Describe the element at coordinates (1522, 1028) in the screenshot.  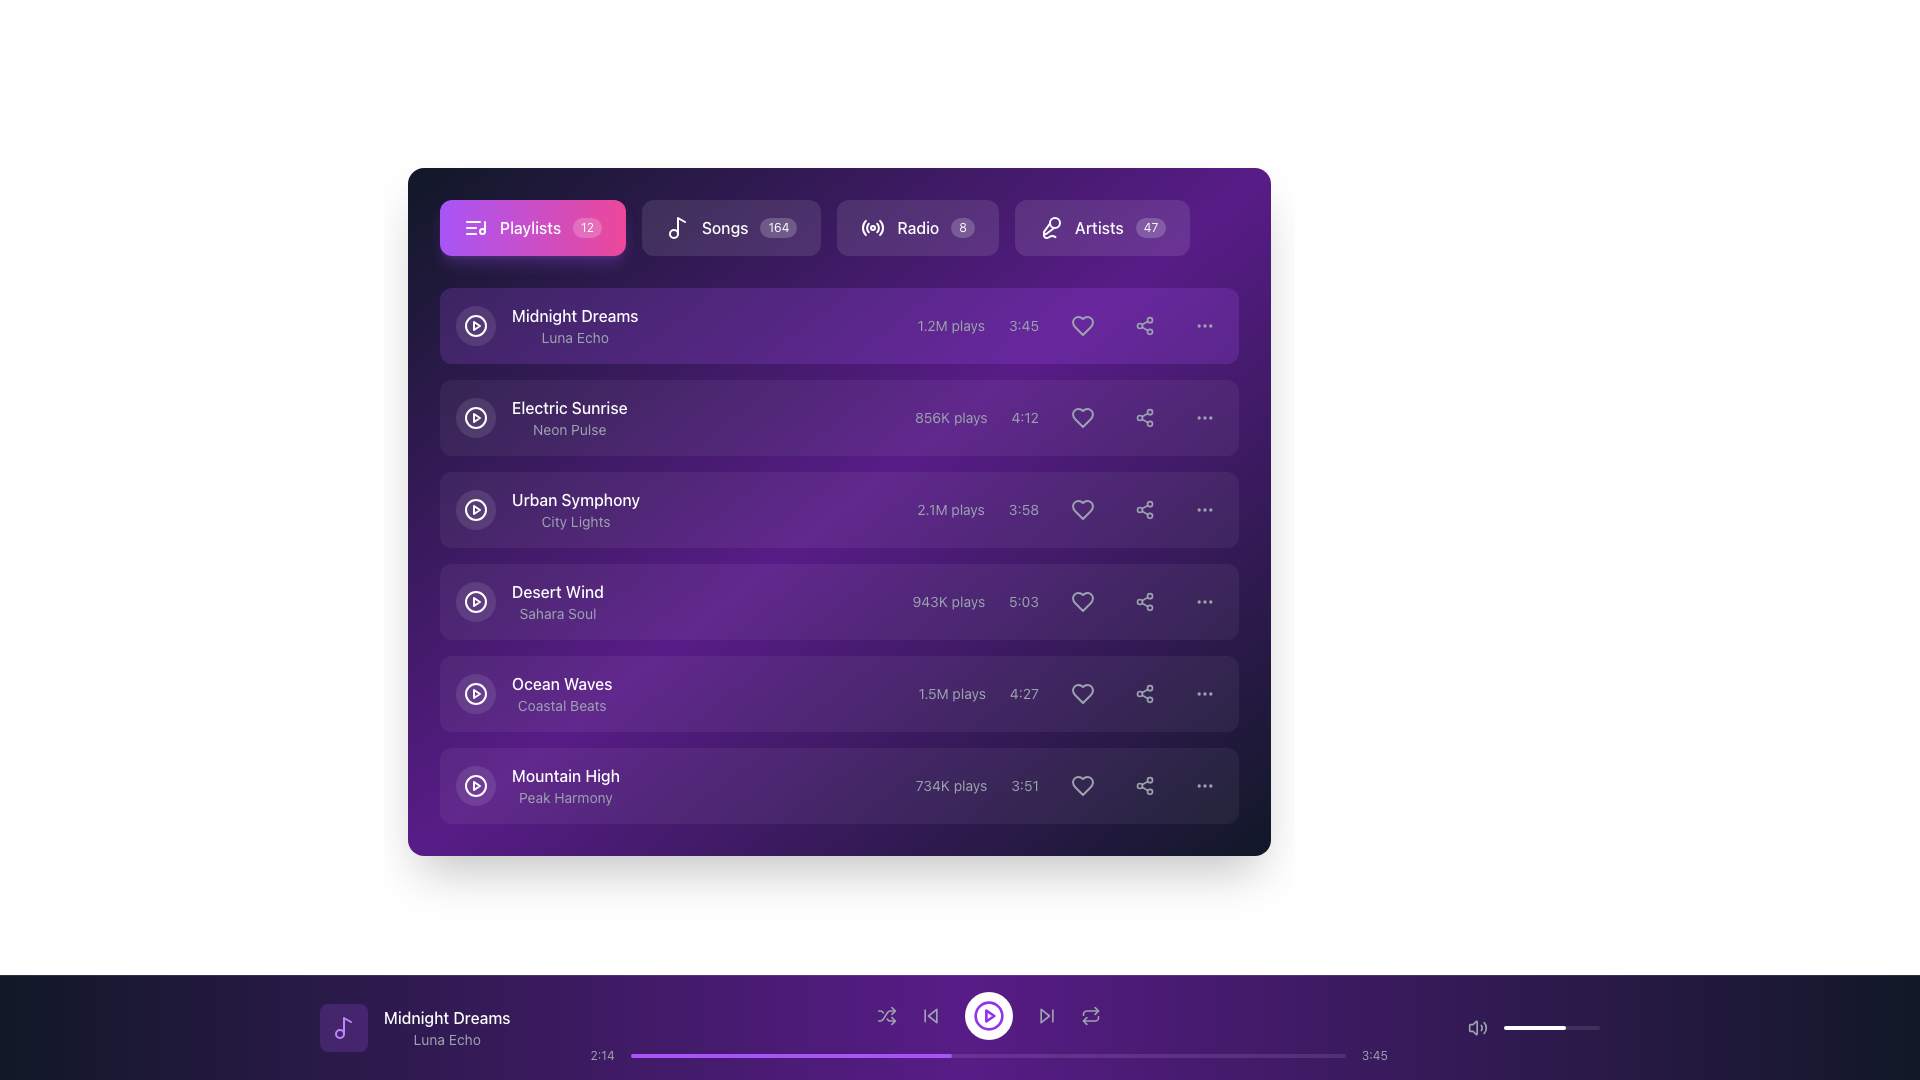
I see `the volume level` at that location.